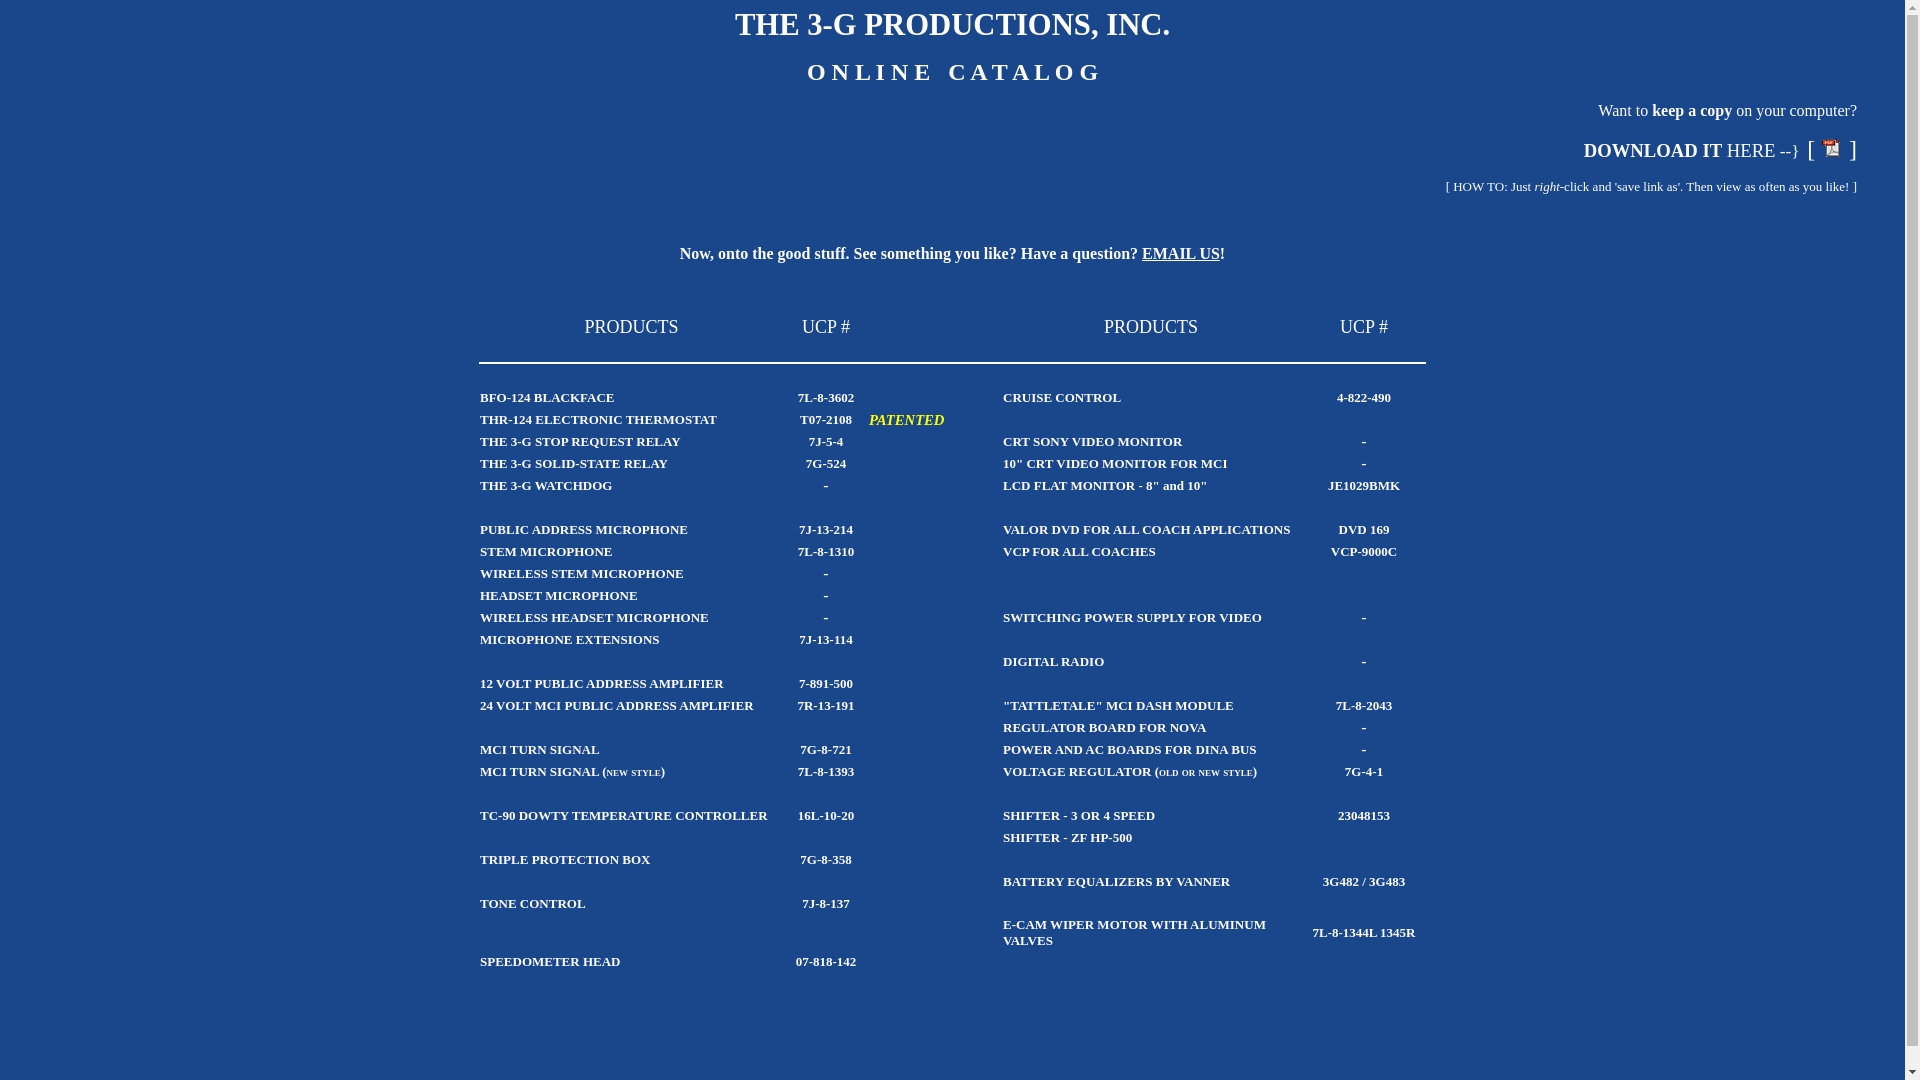 This screenshot has height=1080, width=1920. I want to click on '24 VOLT MCI PUBLIC ADDRESS', so click(577, 704).